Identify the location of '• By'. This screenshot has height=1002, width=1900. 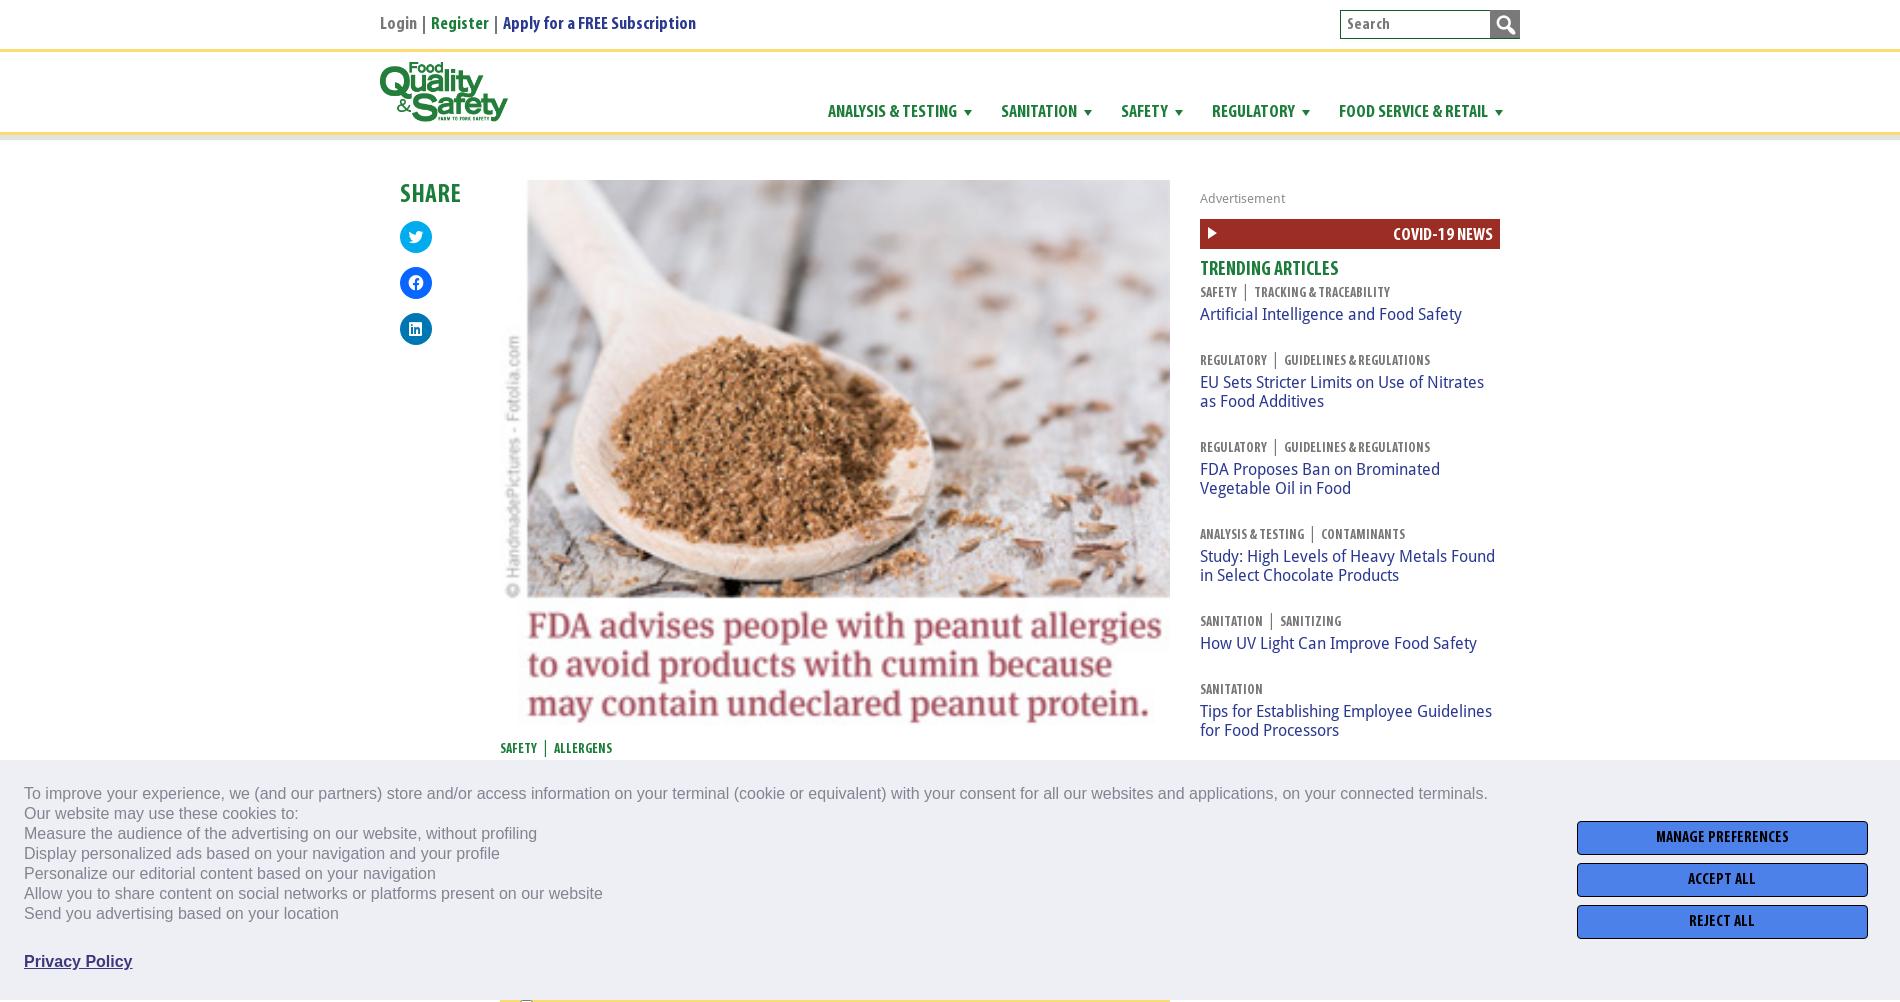
(611, 815).